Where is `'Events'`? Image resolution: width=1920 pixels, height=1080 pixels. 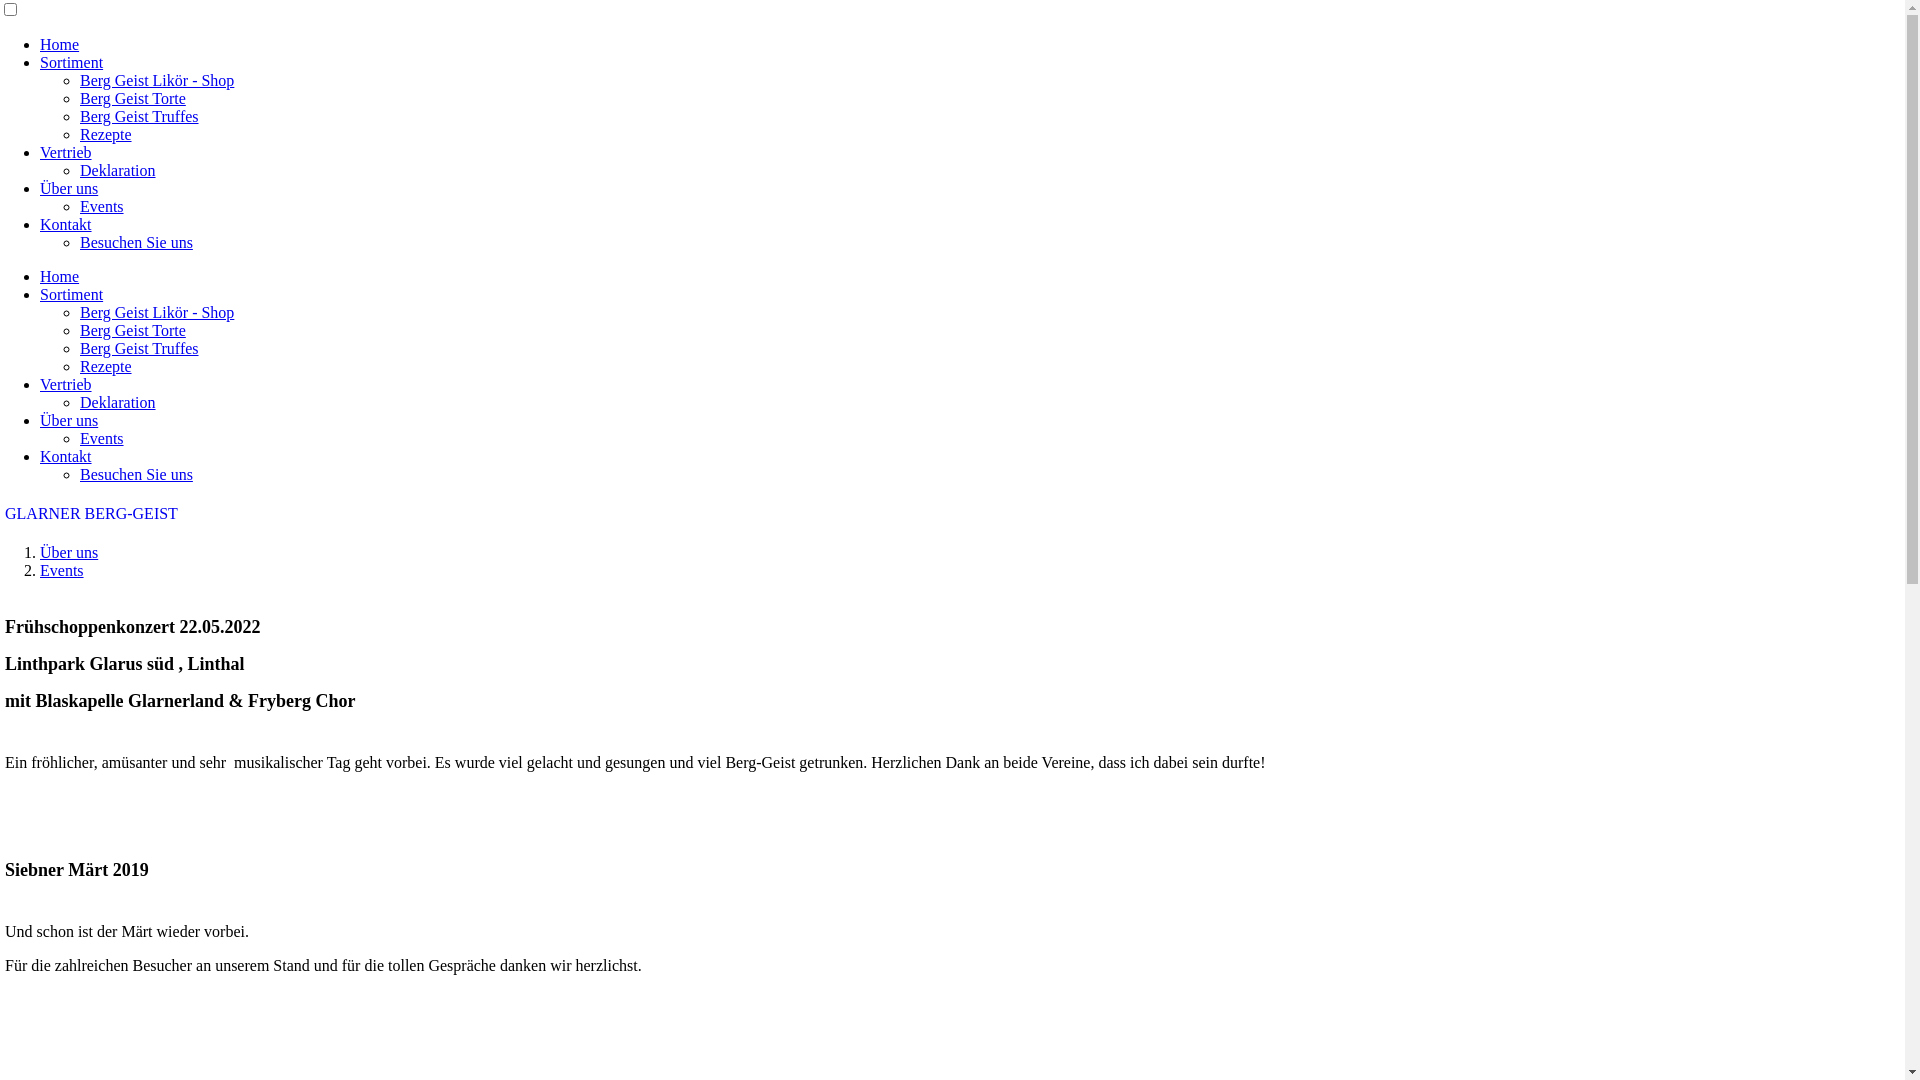
'Events' is located at coordinates (100, 206).